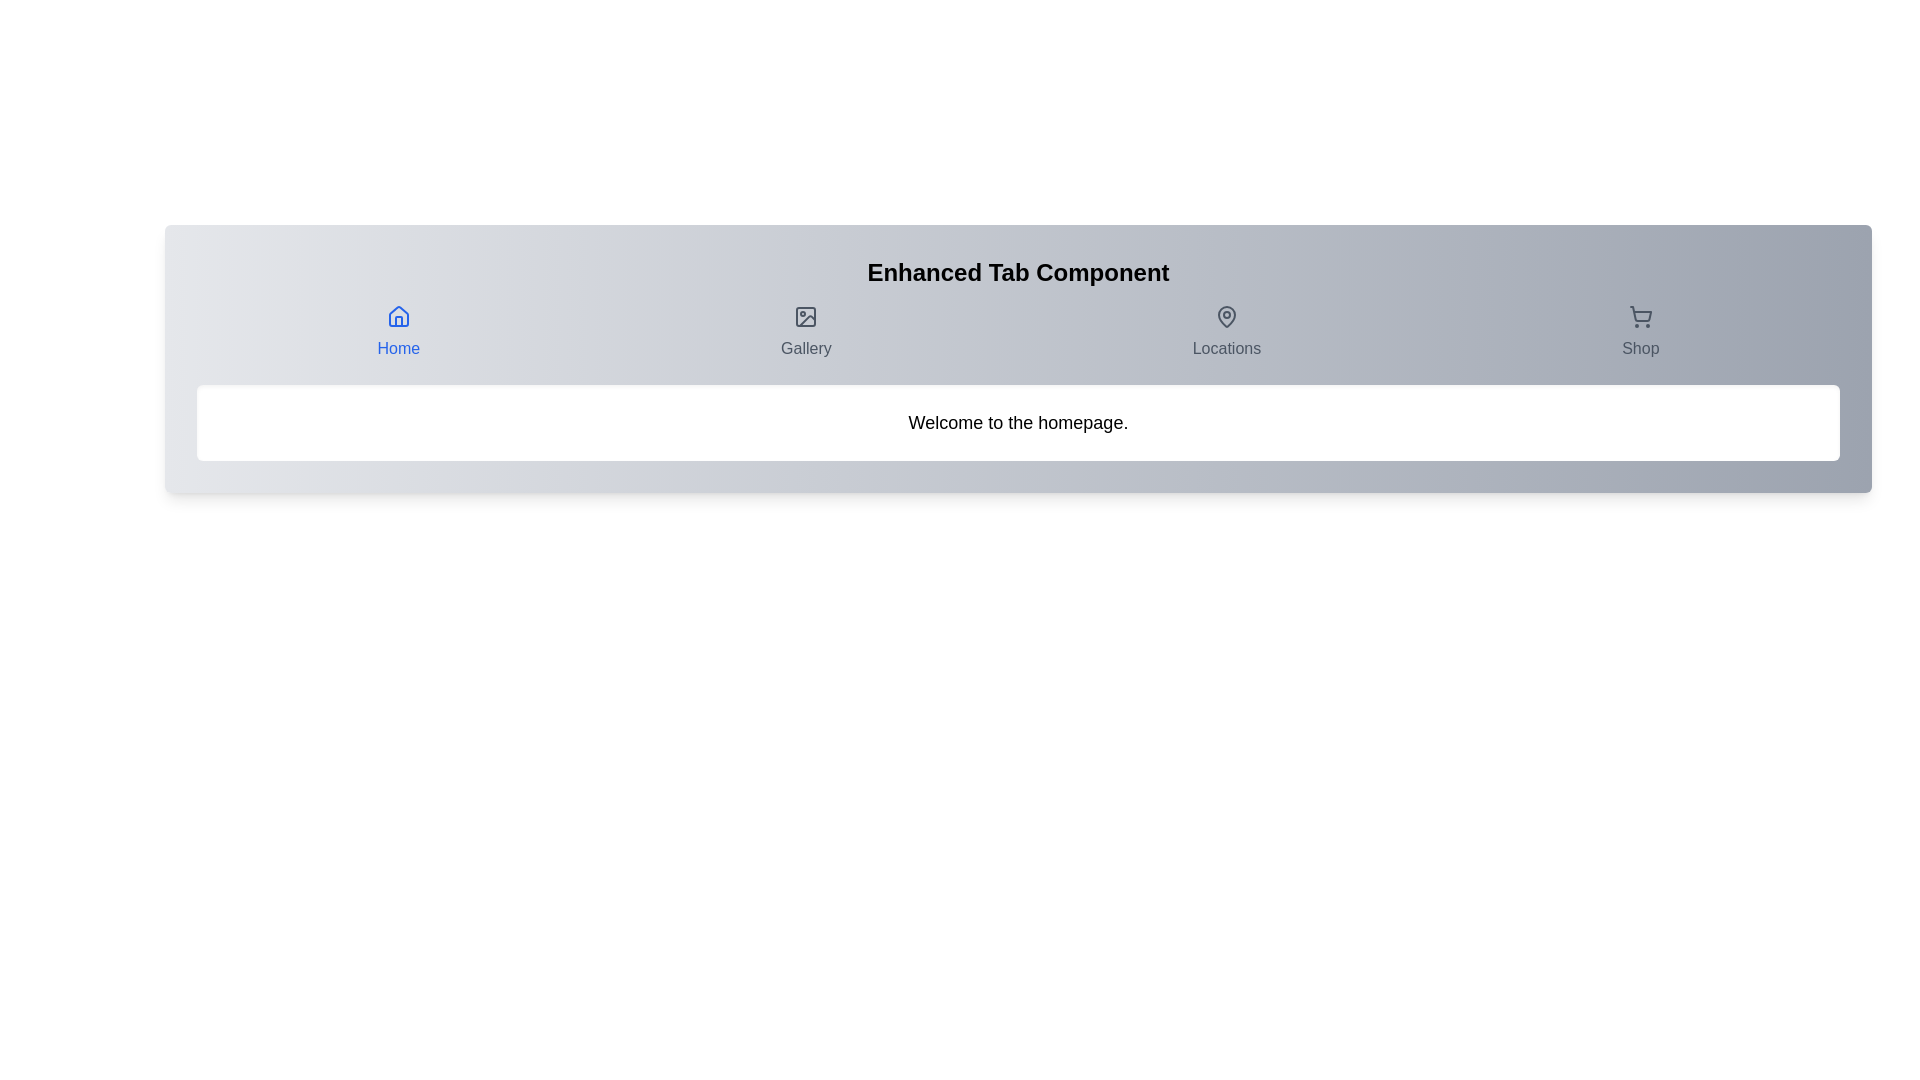 The width and height of the screenshot is (1920, 1080). I want to click on the house icon with a blue outline in the navigation bar, so click(398, 315).